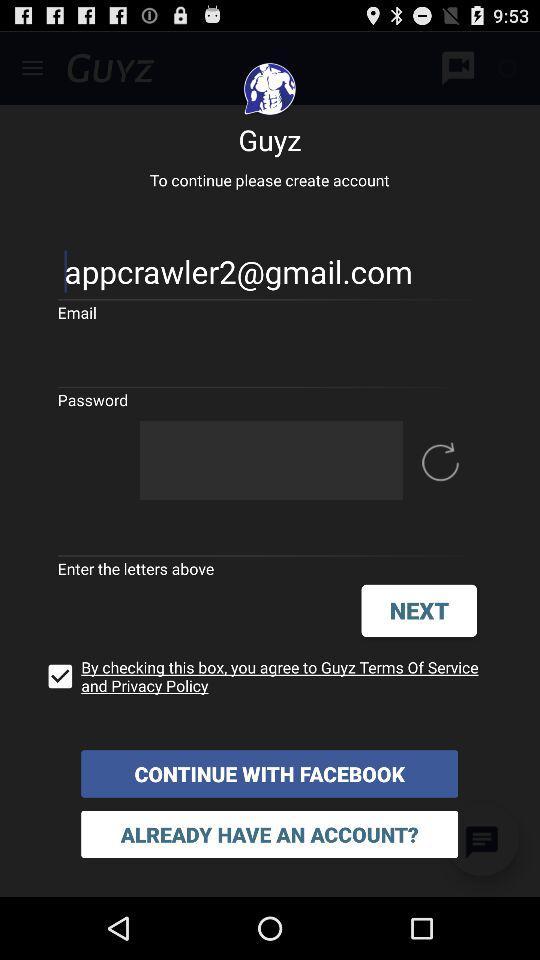 The height and width of the screenshot is (960, 540). I want to click on the refresh icon, so click(440, 493).